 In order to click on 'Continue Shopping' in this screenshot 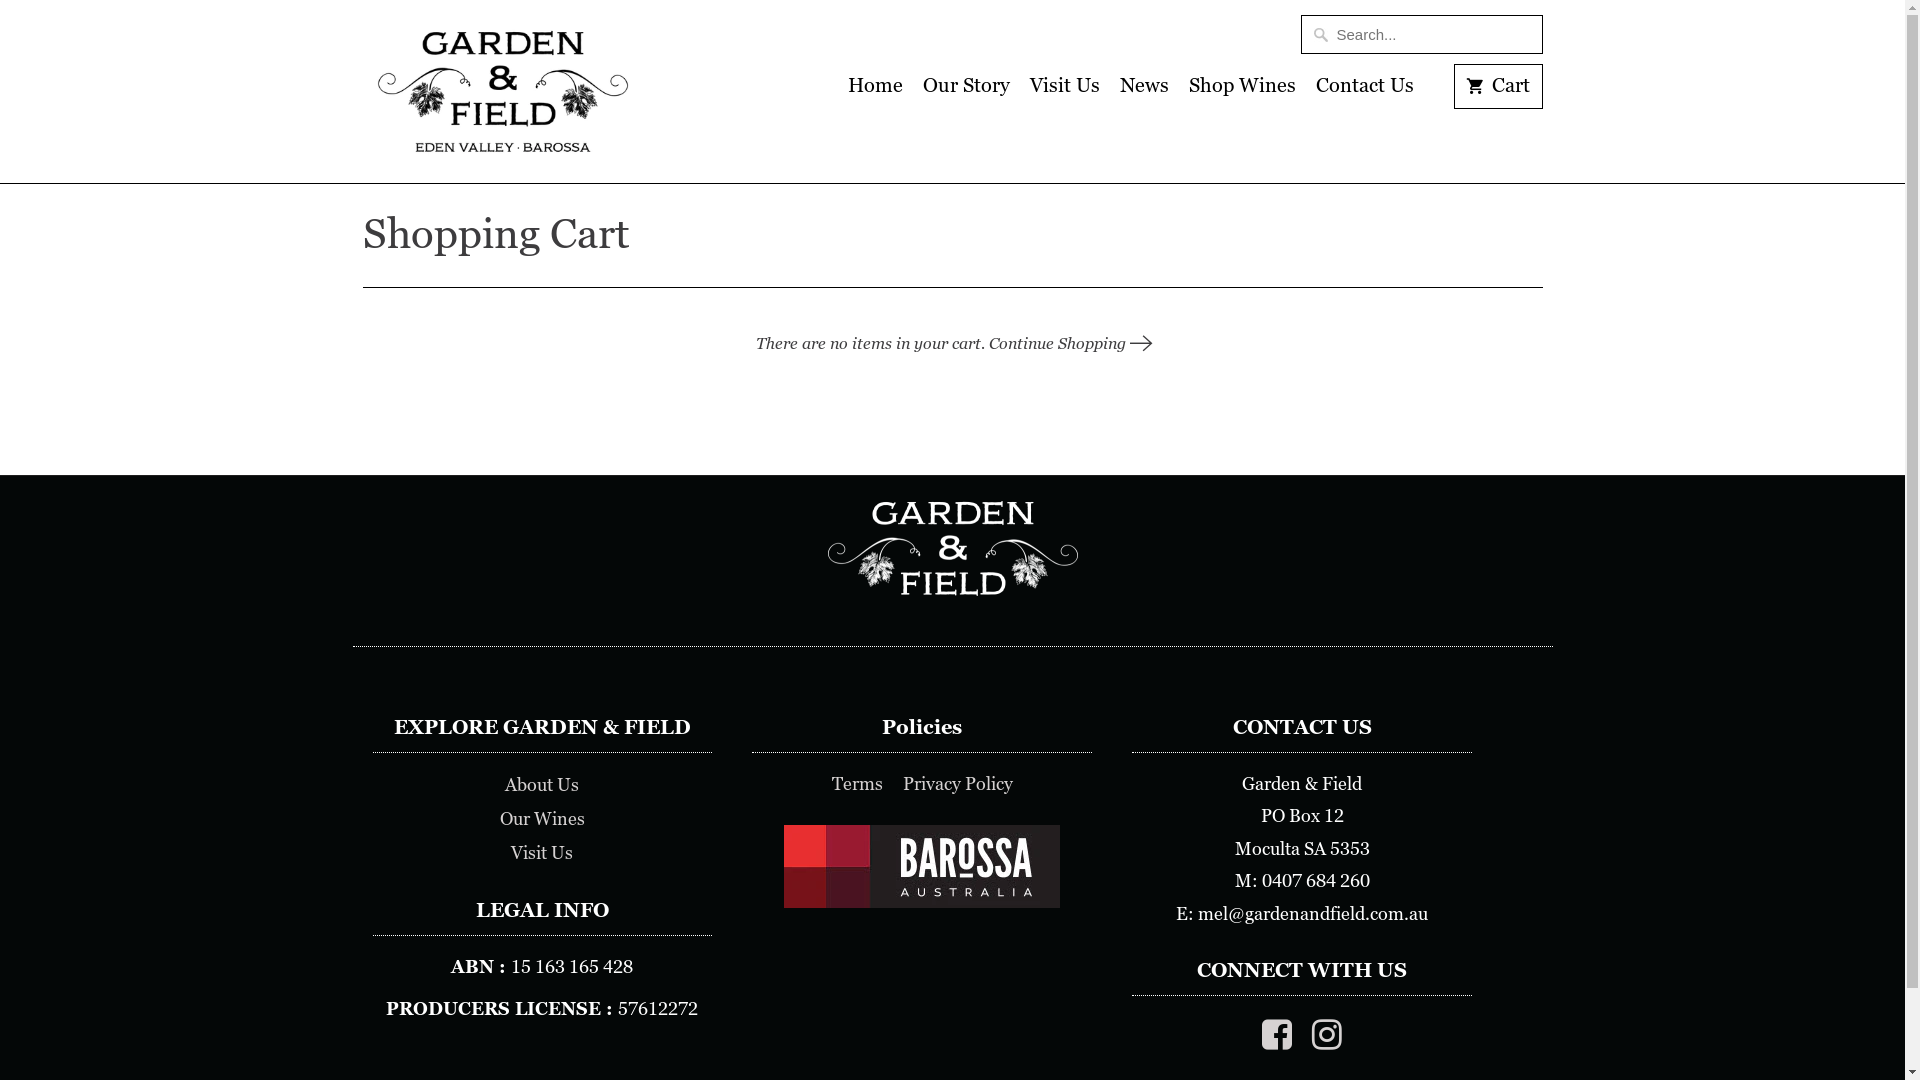, I will do `click(1068, 342)`.